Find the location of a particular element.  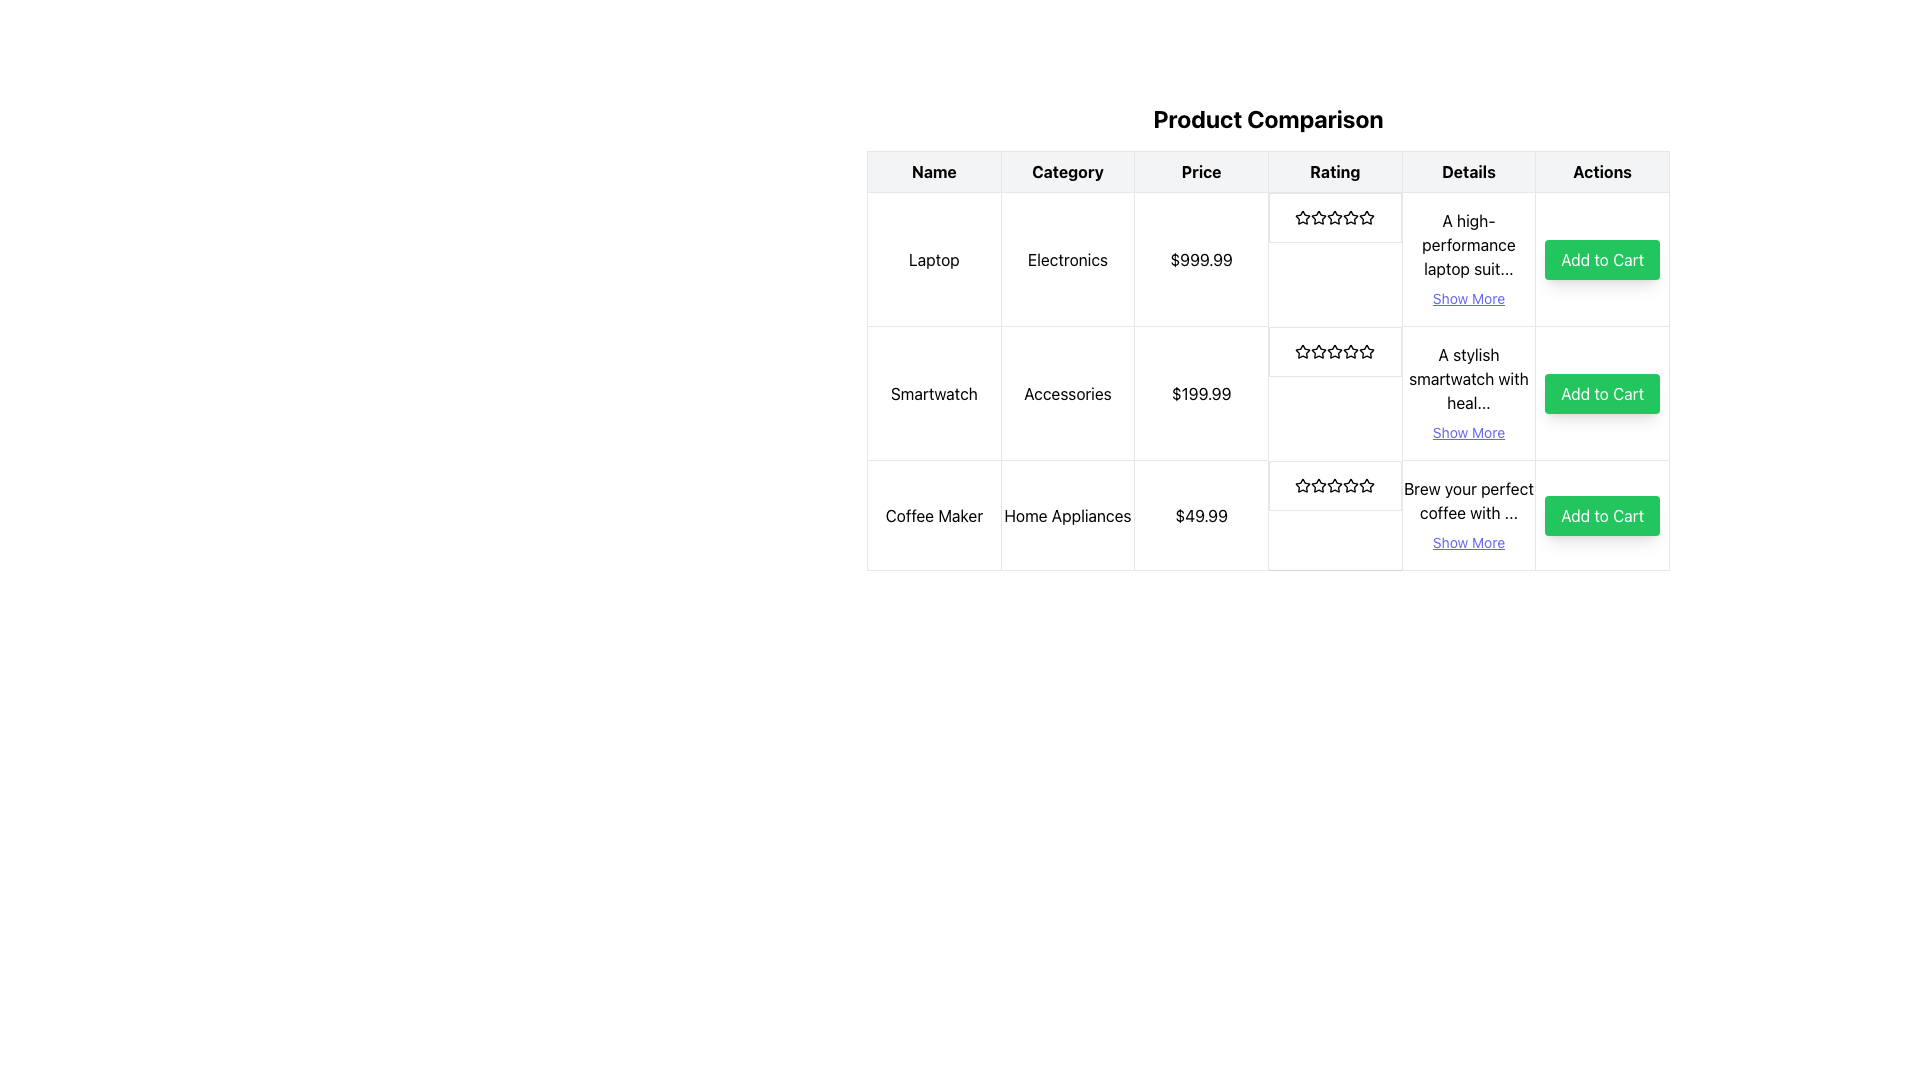

the Rating widget with stars that displays the user satisfaction rating for the 'Coffee Maker' product, located in the last row of the table under the 'Rating' column is located at coordinates (1267, 514).